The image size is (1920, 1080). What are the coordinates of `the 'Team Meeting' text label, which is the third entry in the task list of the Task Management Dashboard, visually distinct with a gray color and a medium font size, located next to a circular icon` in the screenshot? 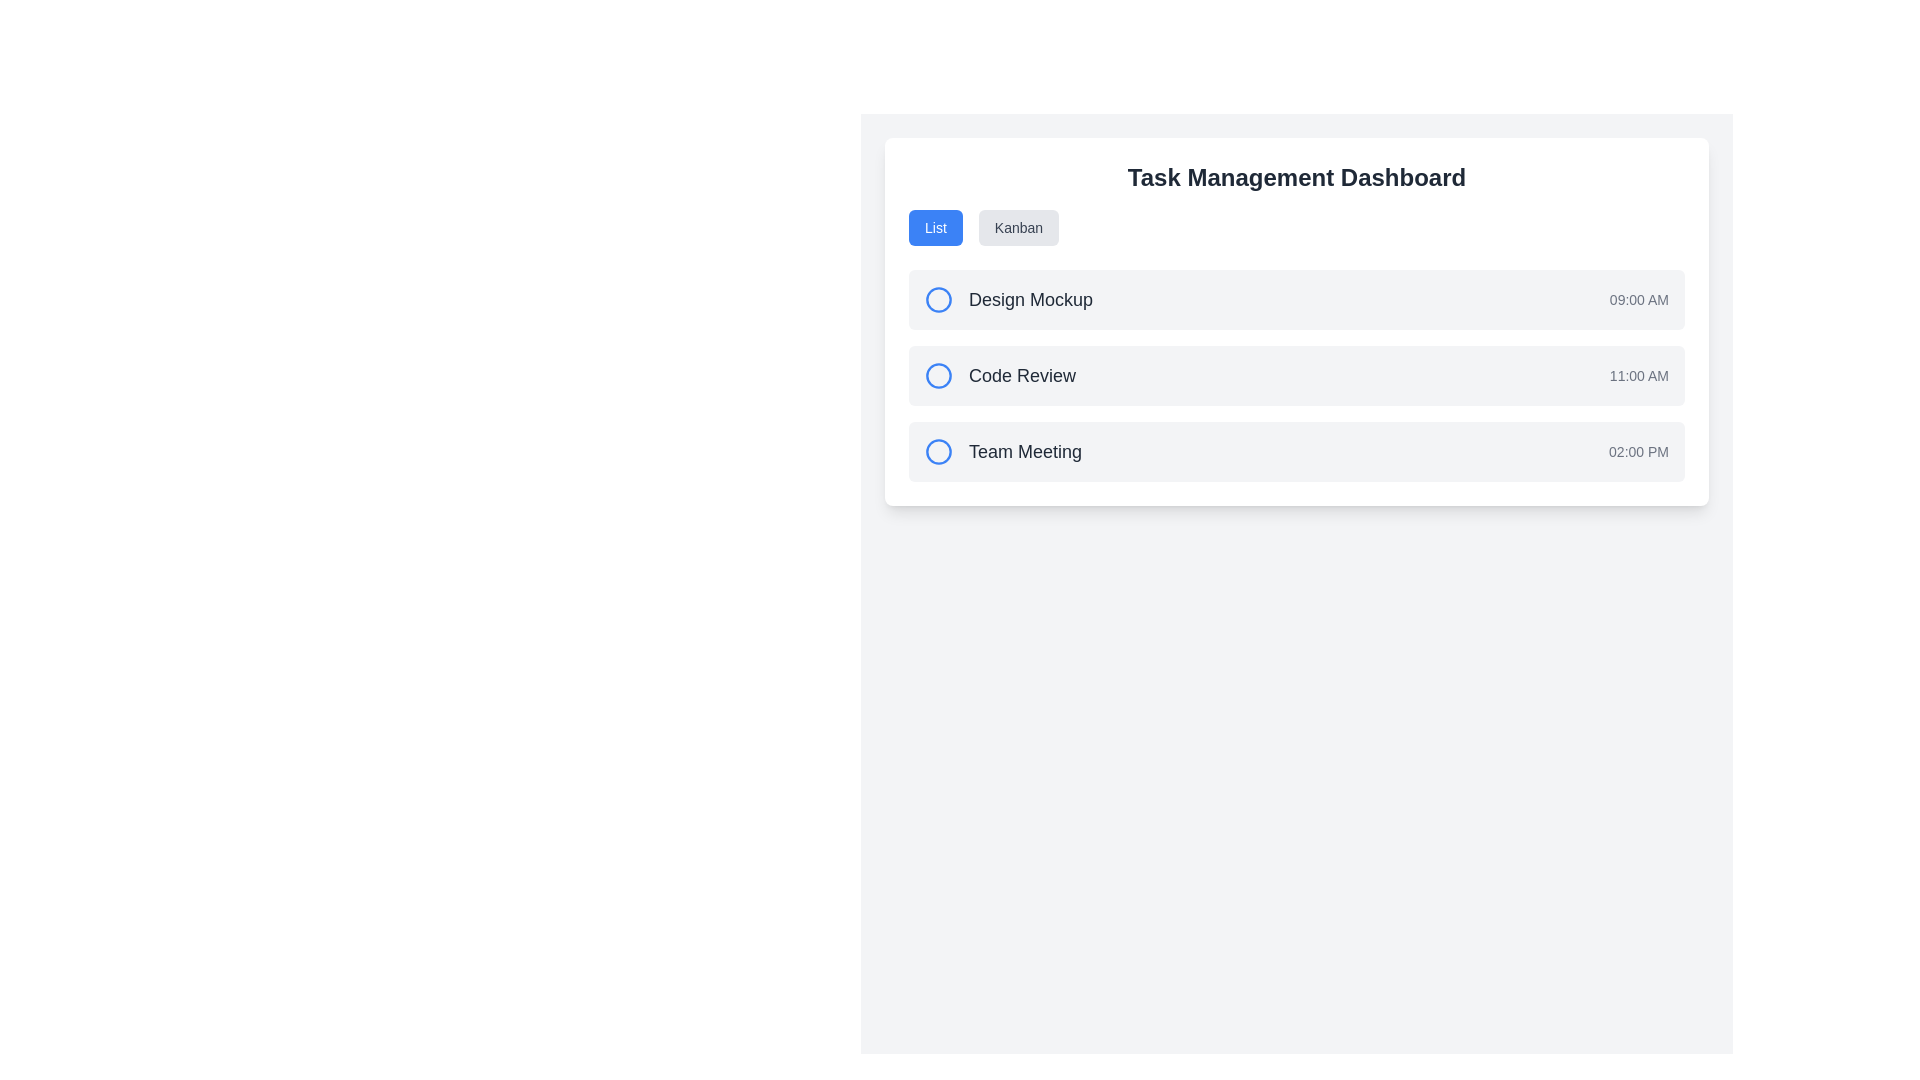 It's located at (1025, 451).